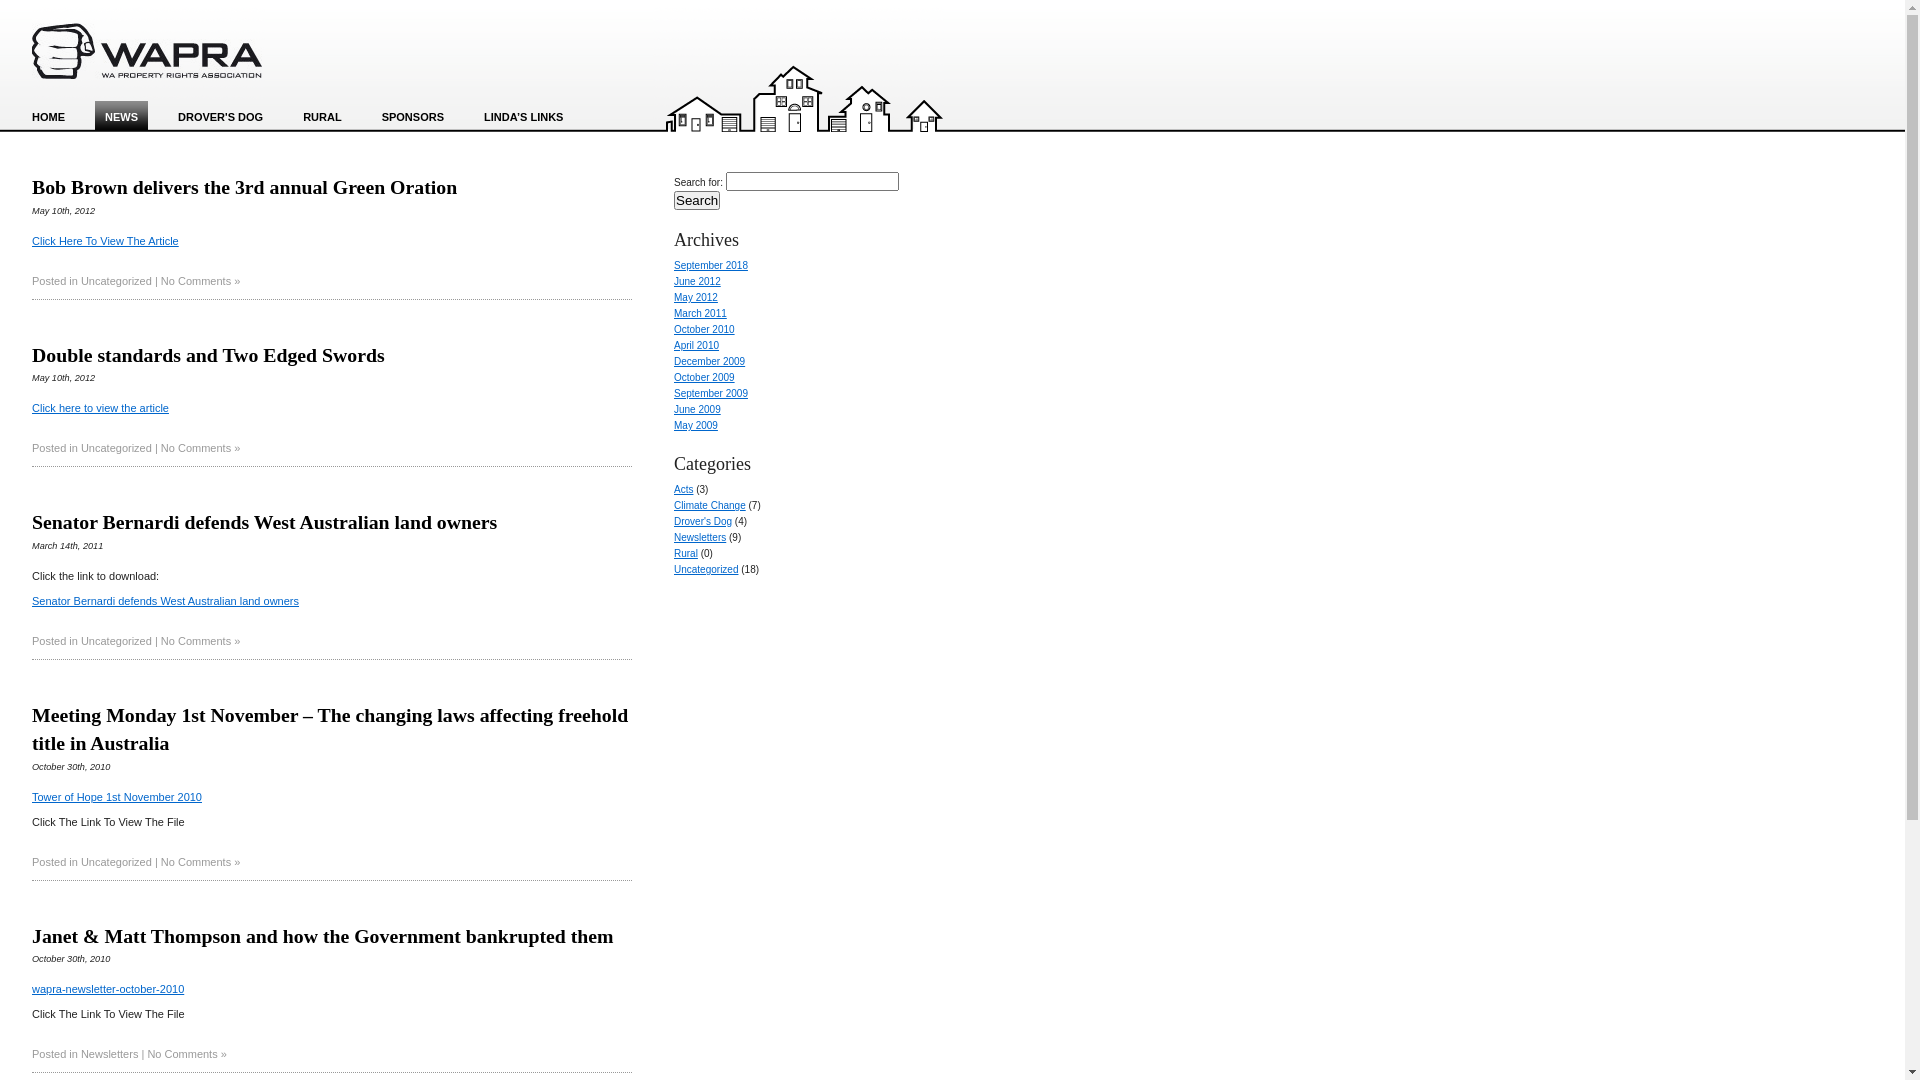 This screenshot has height=1080, width=1920. Describe the element at coordinates (700, 313) in the screenshot. I see `'March 2011'` at that location.